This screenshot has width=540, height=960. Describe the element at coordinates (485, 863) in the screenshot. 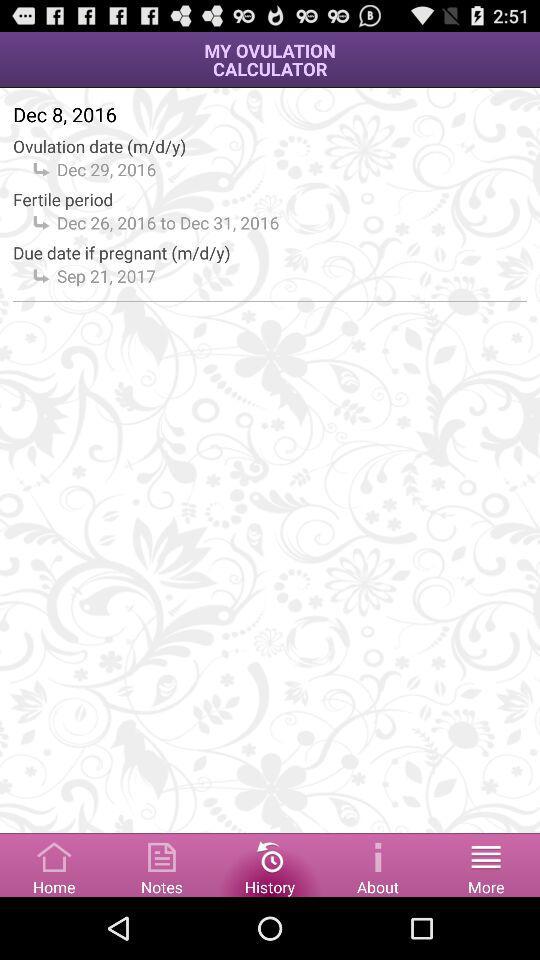

I see `more` at that location.